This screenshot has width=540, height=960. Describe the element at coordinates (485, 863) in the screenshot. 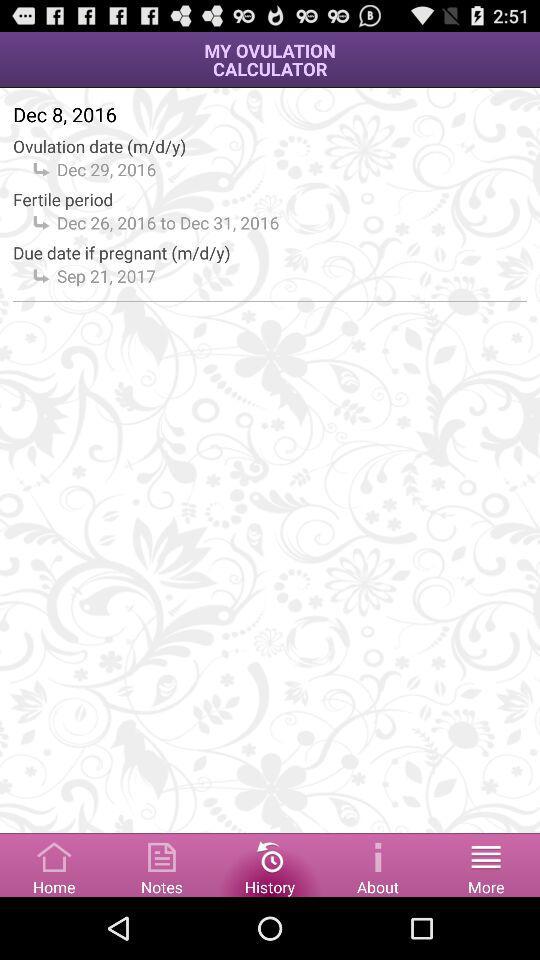

I see `more` at that location.